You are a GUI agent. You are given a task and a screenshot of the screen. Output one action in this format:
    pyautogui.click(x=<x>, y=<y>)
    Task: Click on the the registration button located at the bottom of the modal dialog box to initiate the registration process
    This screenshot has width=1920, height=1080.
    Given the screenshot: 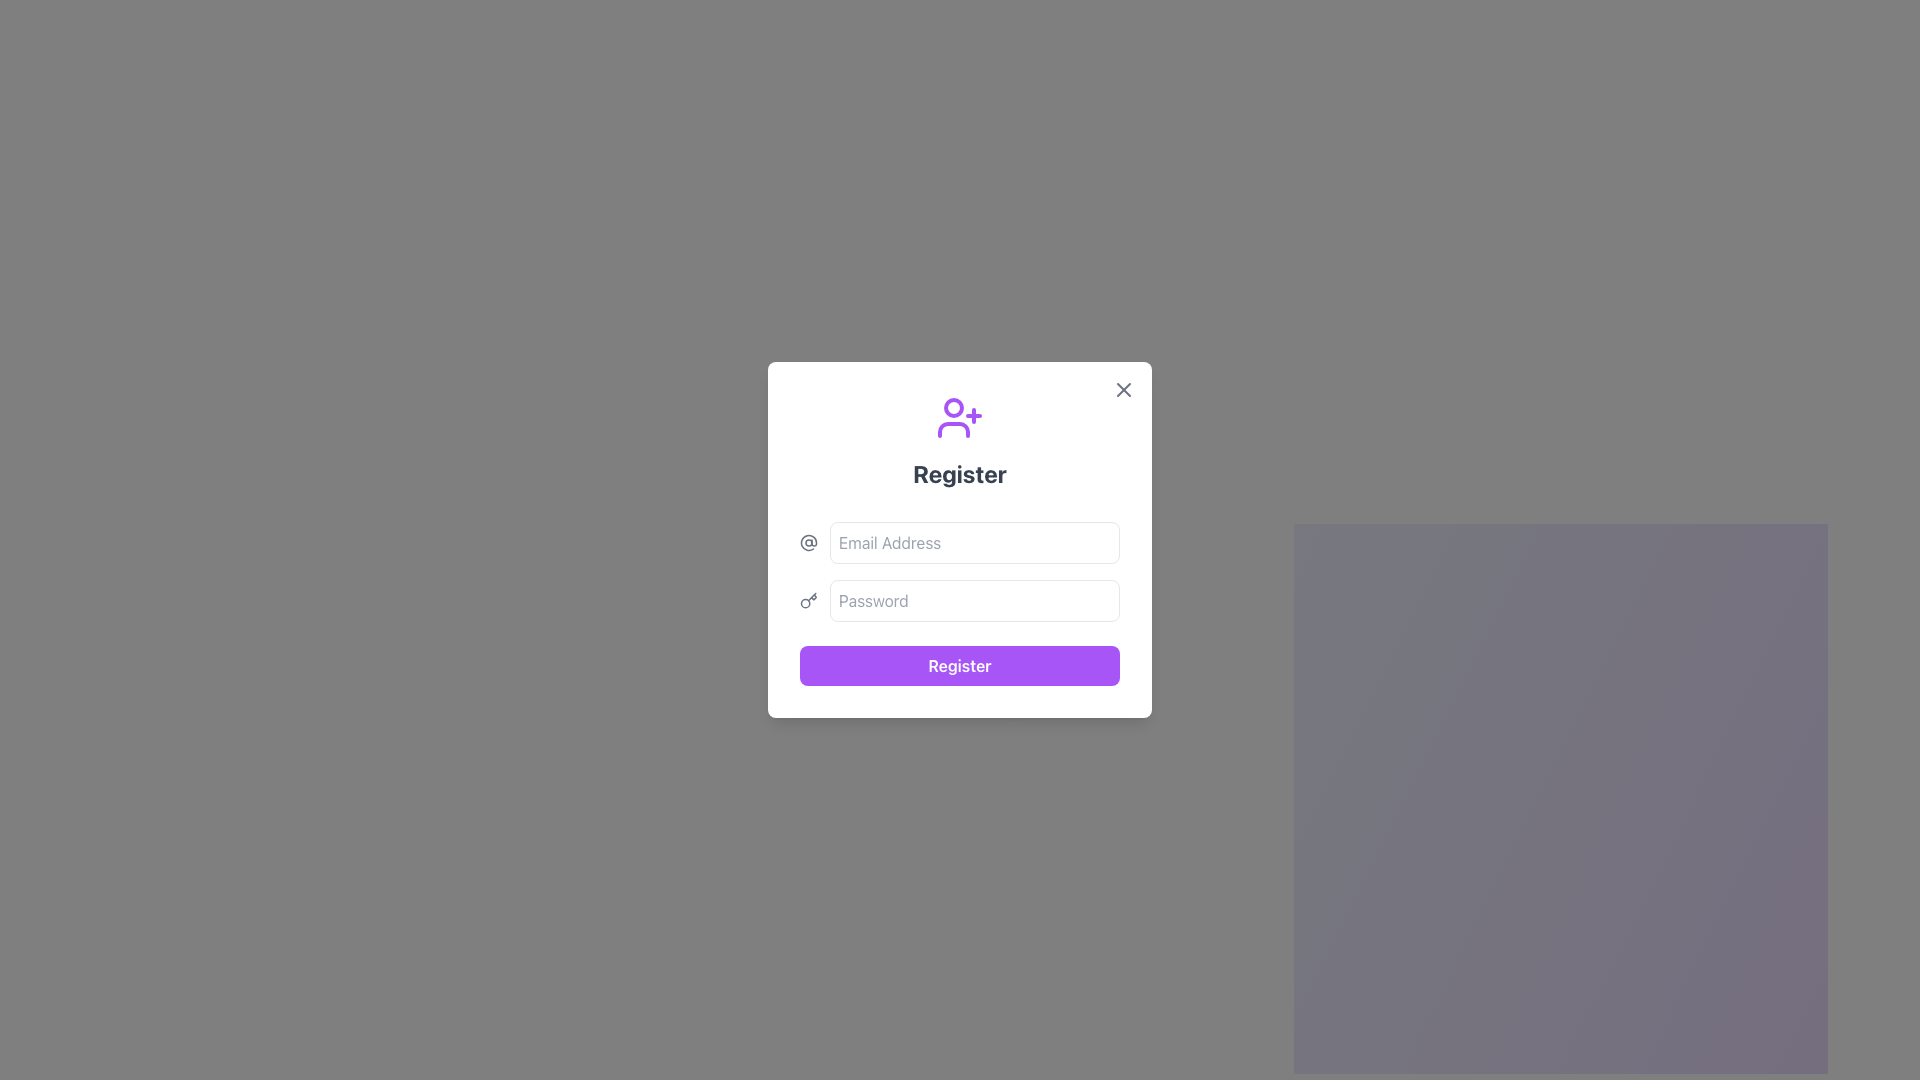 What is the action you would take?
    pyautogui.click(x=960, y=666)
    